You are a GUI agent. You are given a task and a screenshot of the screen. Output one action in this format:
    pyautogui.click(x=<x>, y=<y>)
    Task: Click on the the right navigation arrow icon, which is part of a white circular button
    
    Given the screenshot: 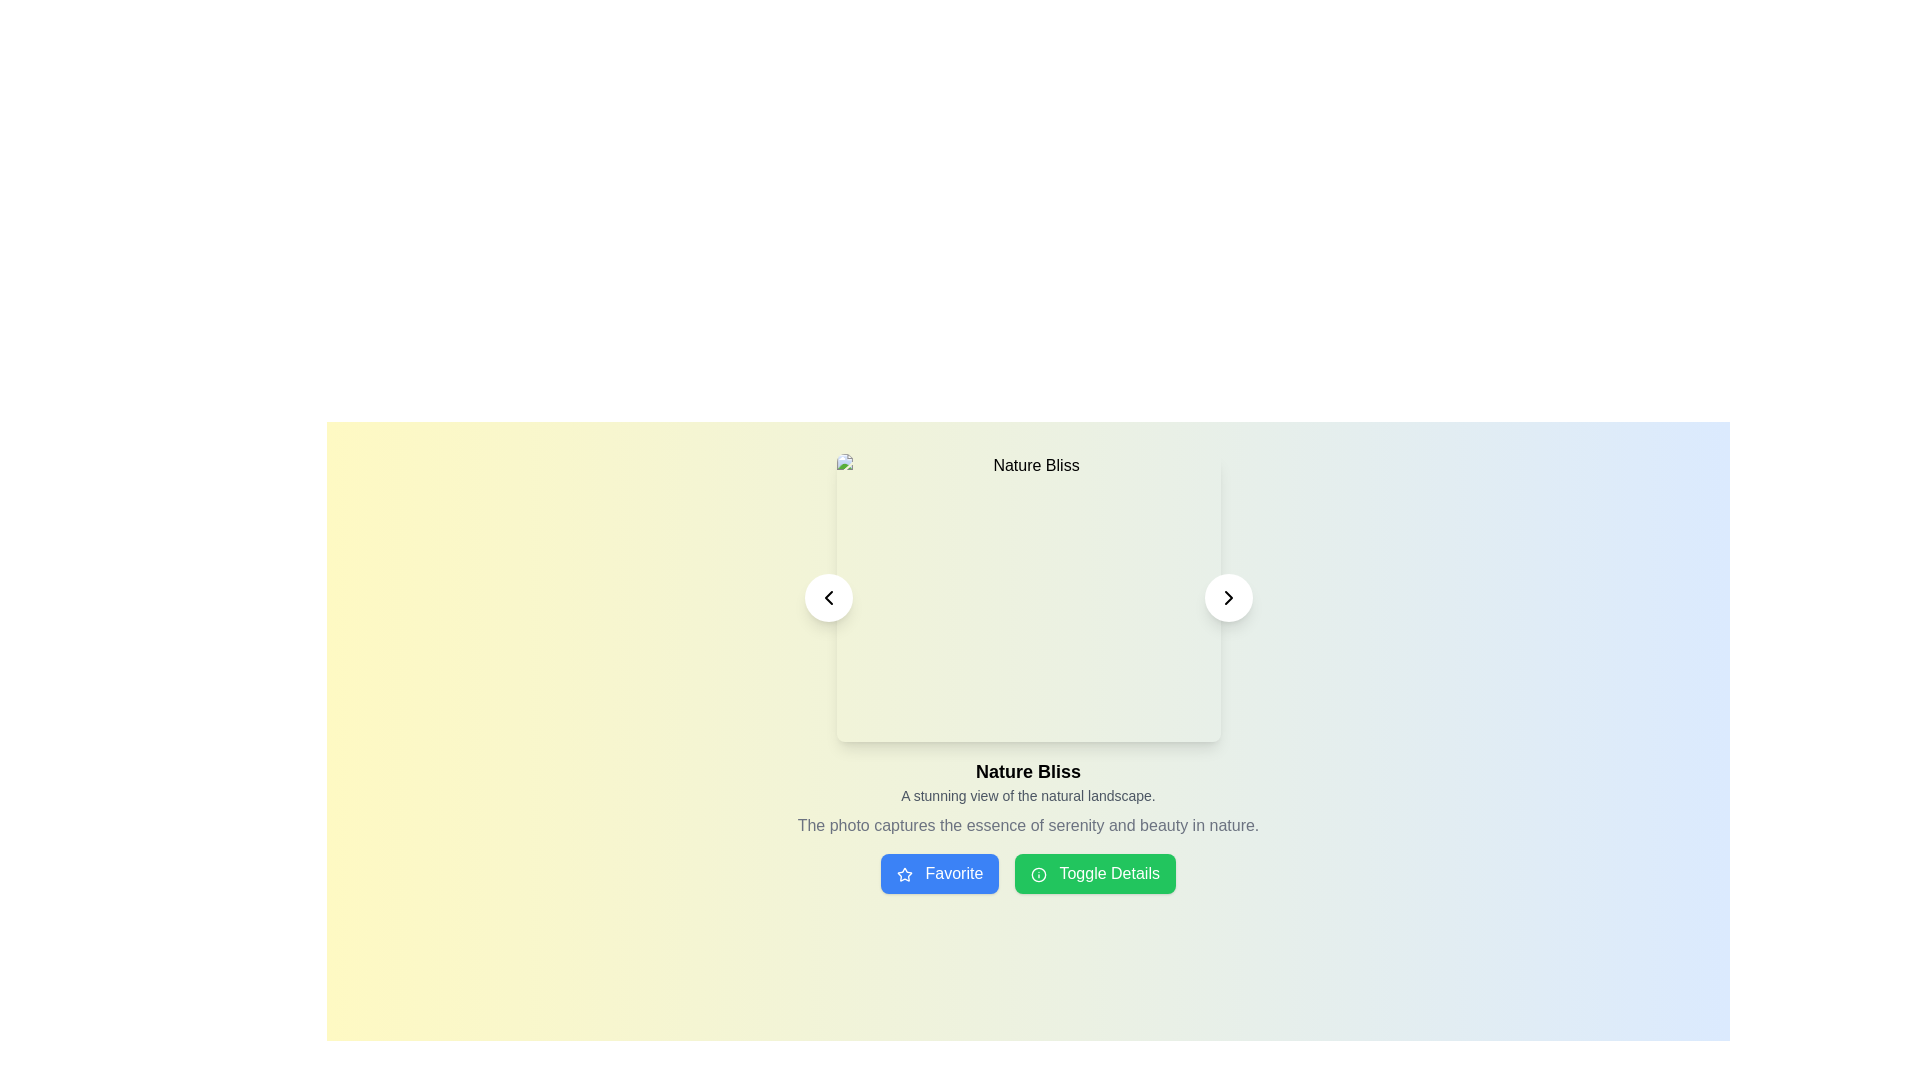 What is the action you would take?
    pyautogui.click(x=1227, y=596)
    